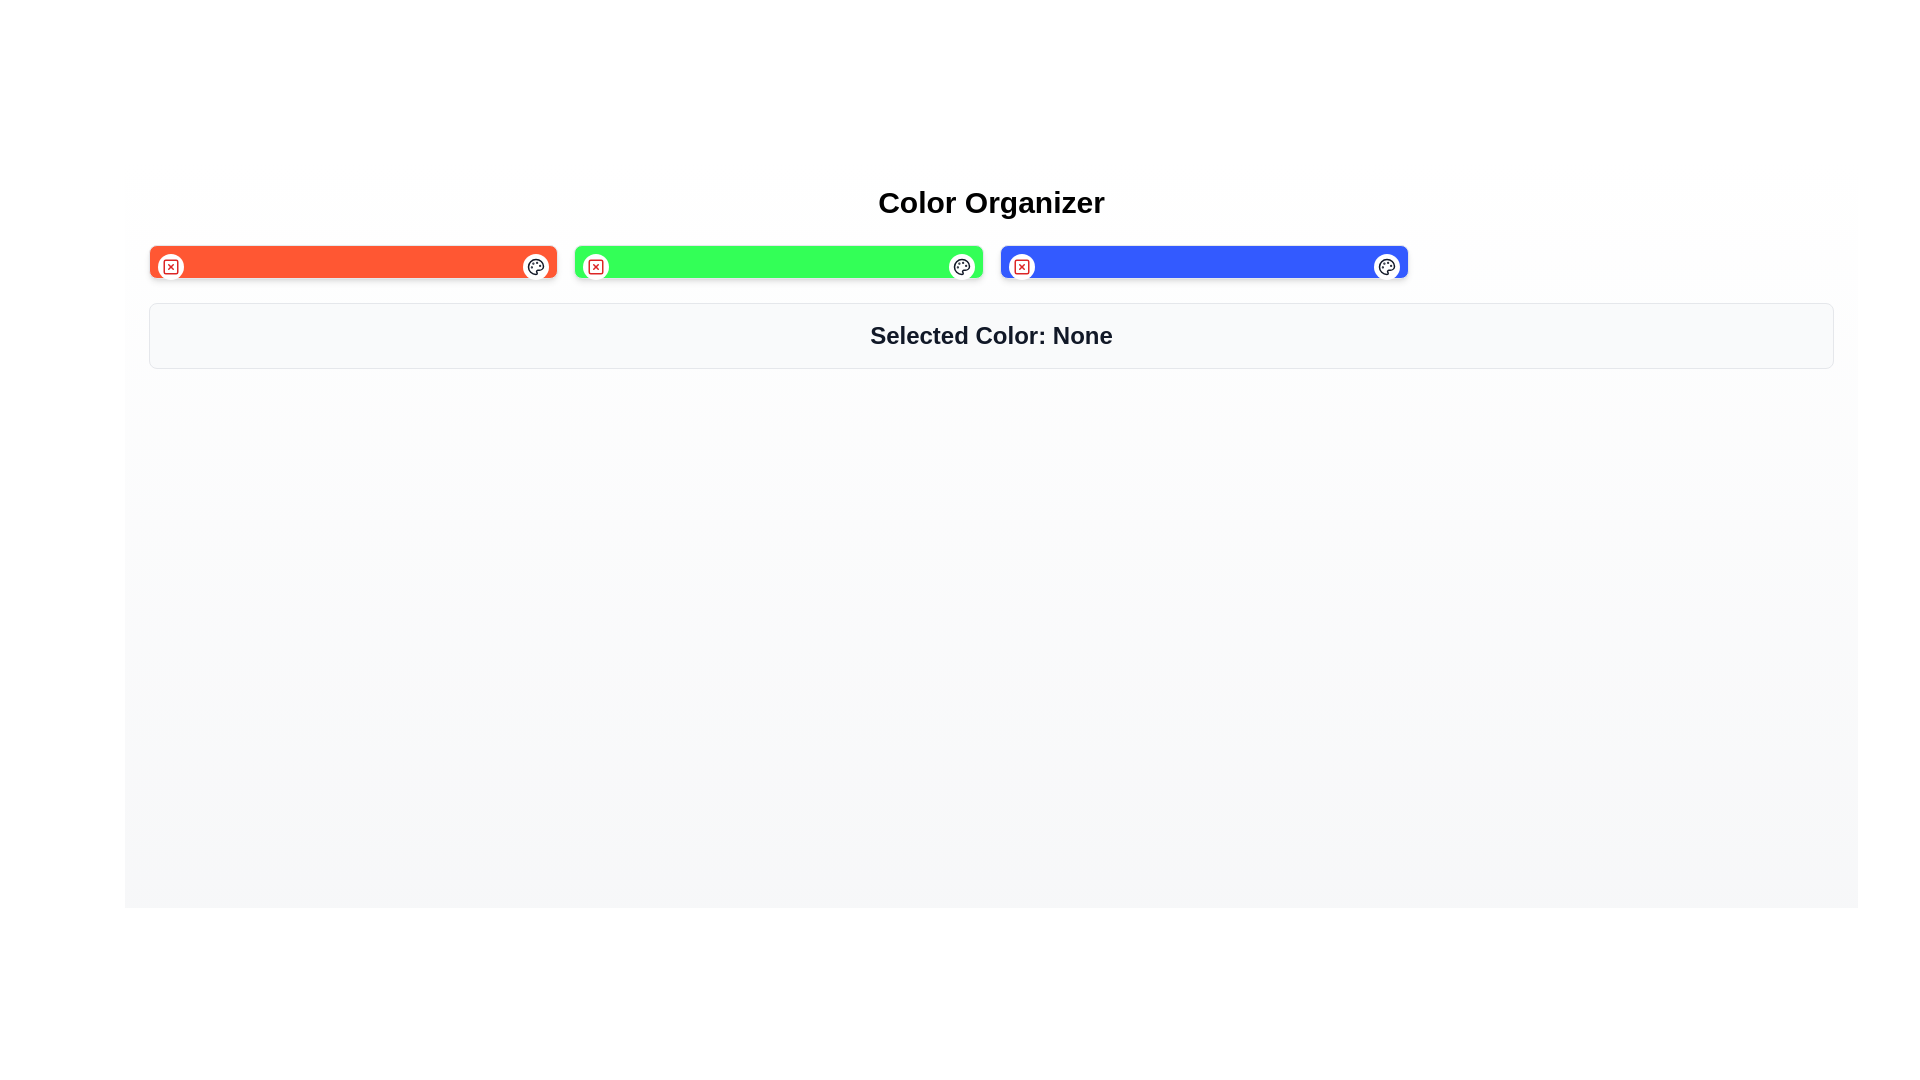 The image size is (1920, 1080). Describe the element at coordinates (536, 265) in the screenshot. I see `the artist's palette SVG icon located at the top center of the interface, within the green bar, positioned near the right edge` at that location.